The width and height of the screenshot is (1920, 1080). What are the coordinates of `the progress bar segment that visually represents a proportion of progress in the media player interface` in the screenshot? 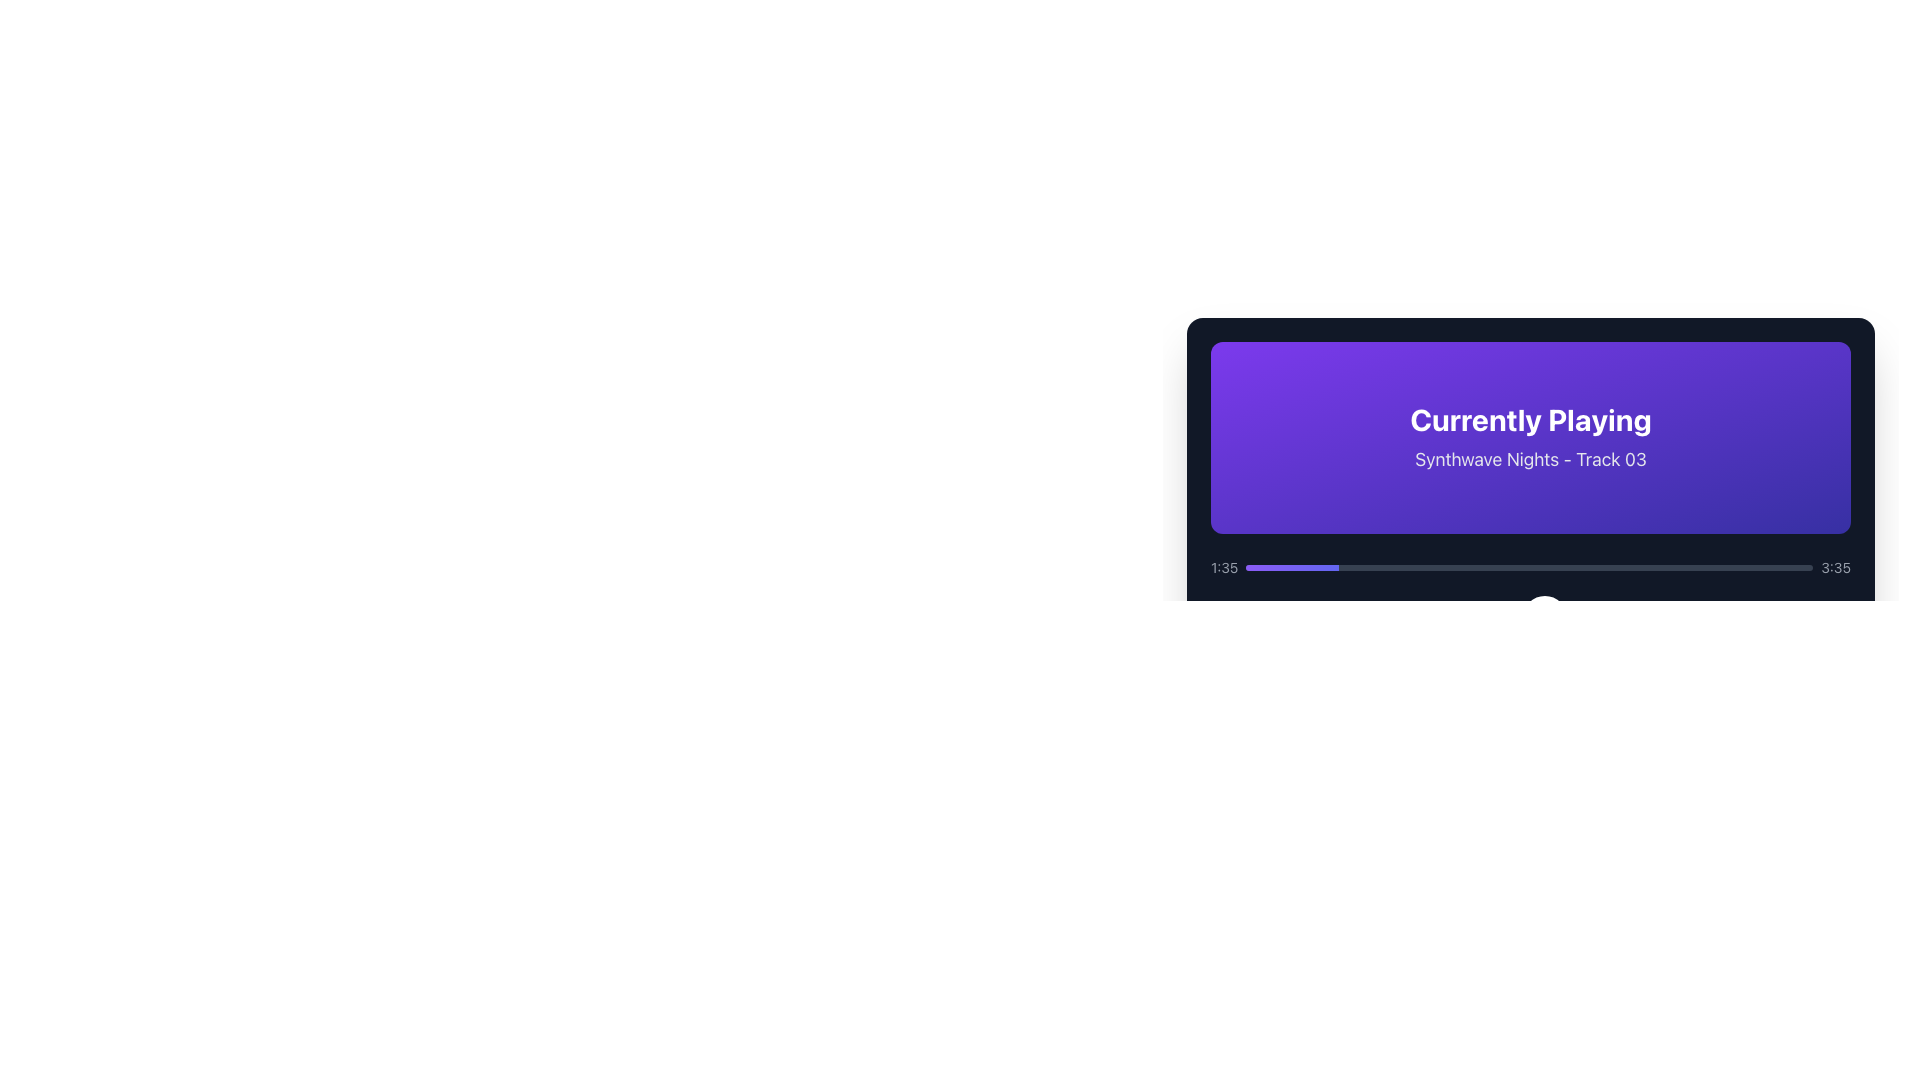 It's located at (1292, 567).